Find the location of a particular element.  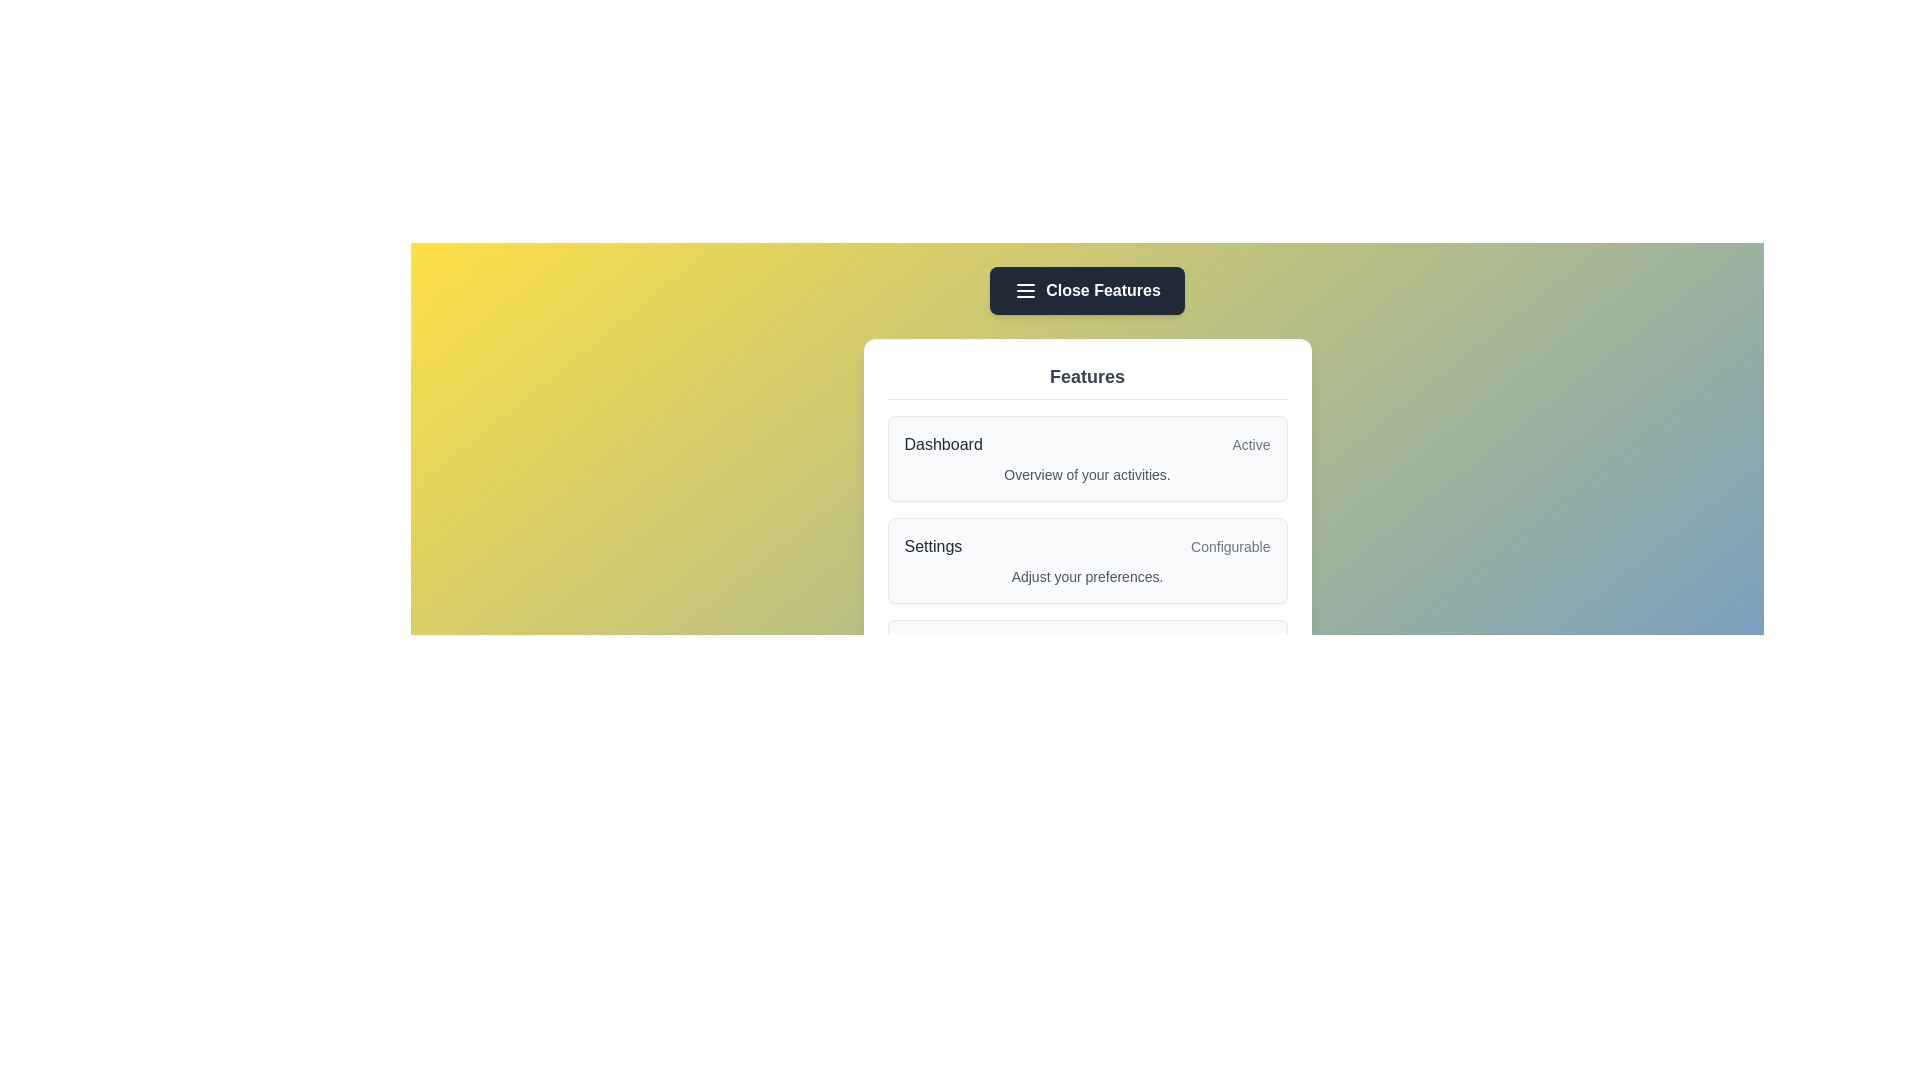

the content of the 'Settings' and 'Configurable' label located beneath the 'Features' section in the secondary part of the interface is located at coordinates (1086, 547).